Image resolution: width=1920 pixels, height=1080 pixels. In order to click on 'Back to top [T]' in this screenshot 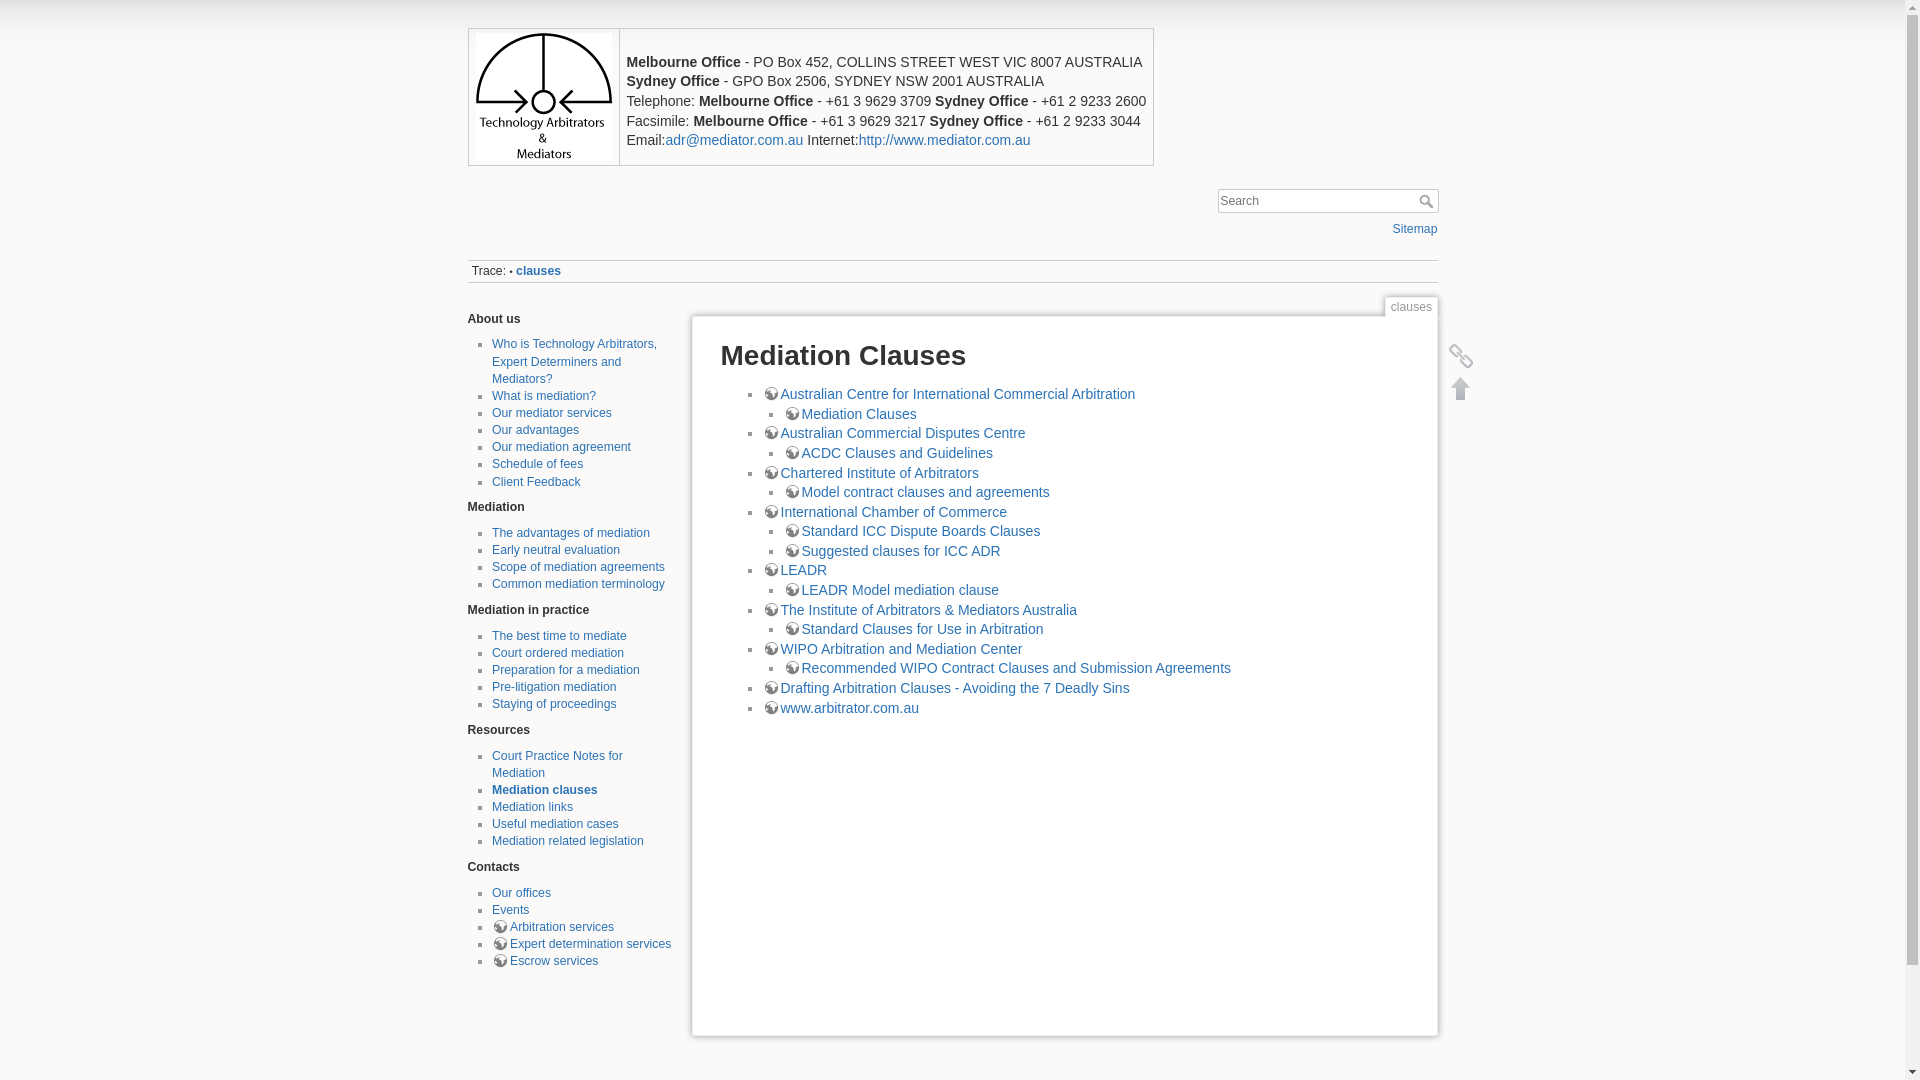, I will do `click(1459, 388)`.